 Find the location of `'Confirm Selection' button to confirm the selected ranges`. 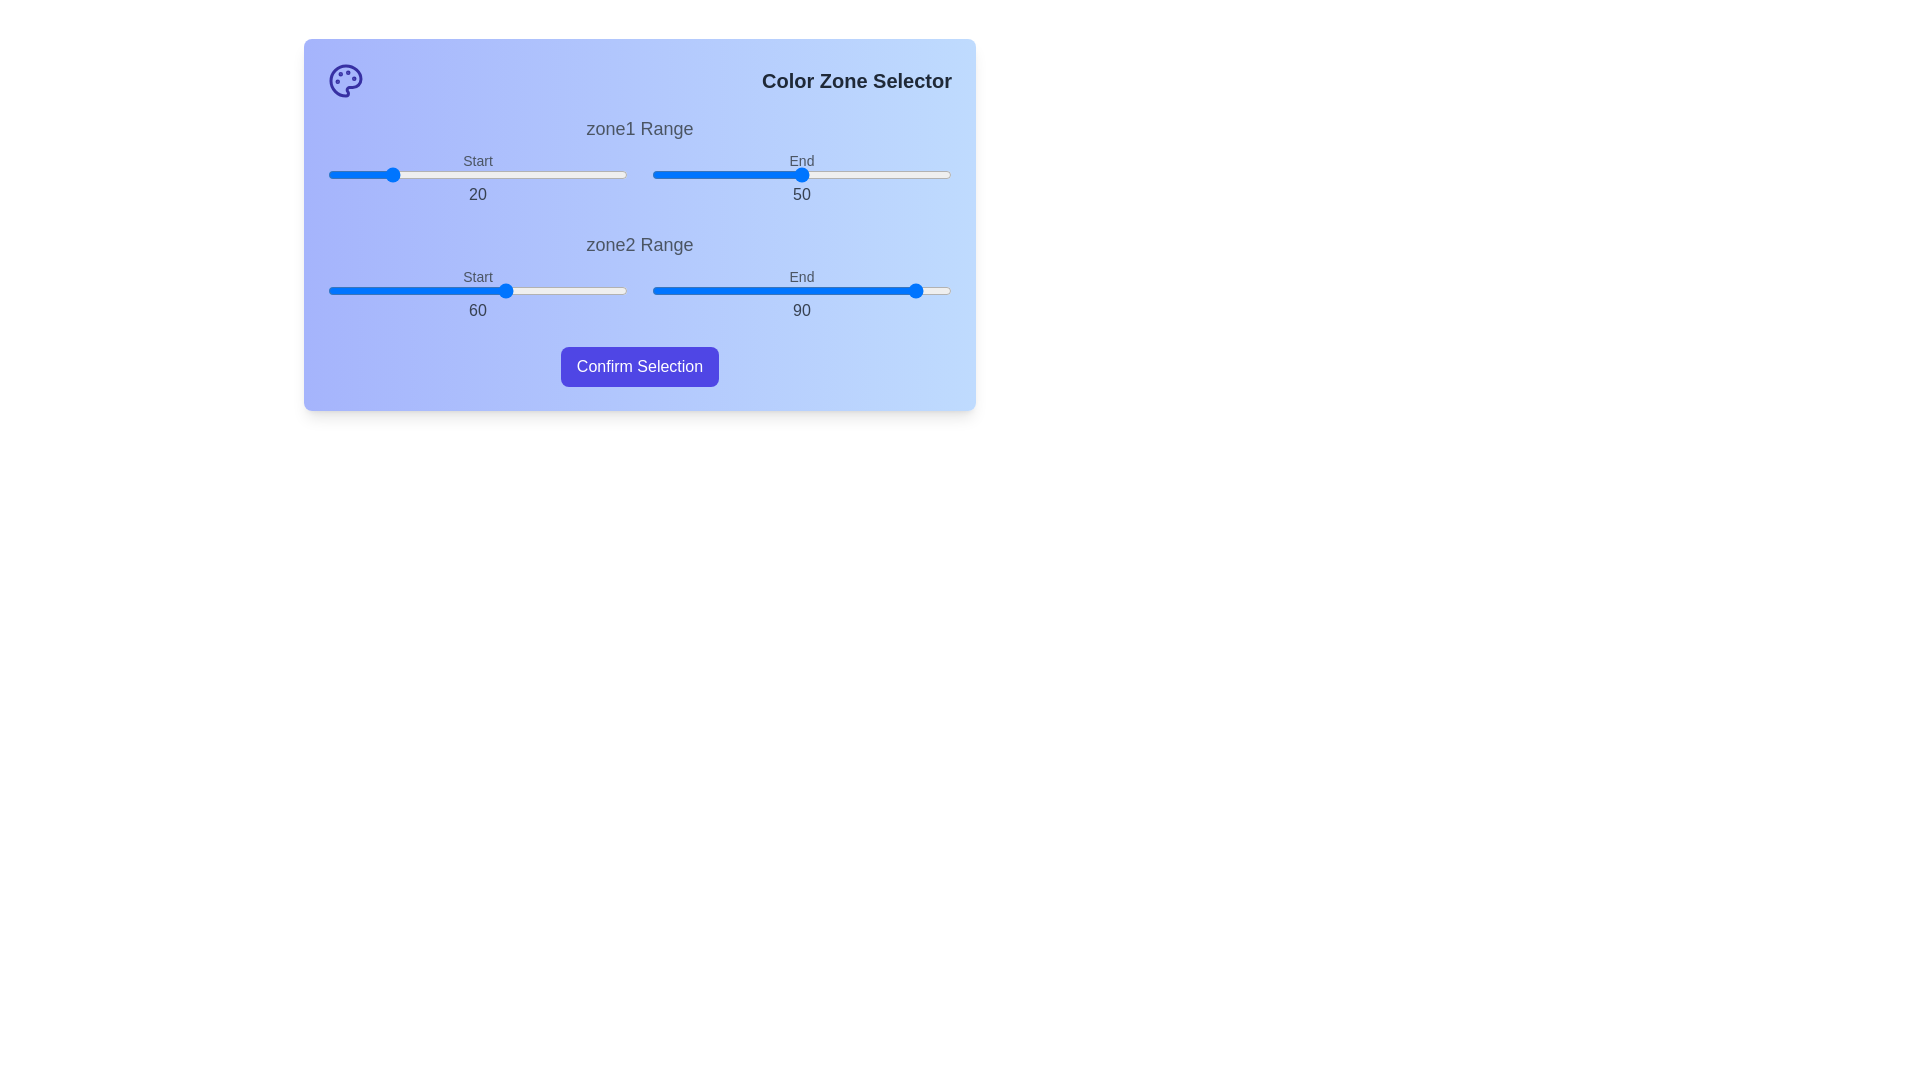

'Confirm Selection' button to confirm the selected ranges is located at coordinates (638, 366).